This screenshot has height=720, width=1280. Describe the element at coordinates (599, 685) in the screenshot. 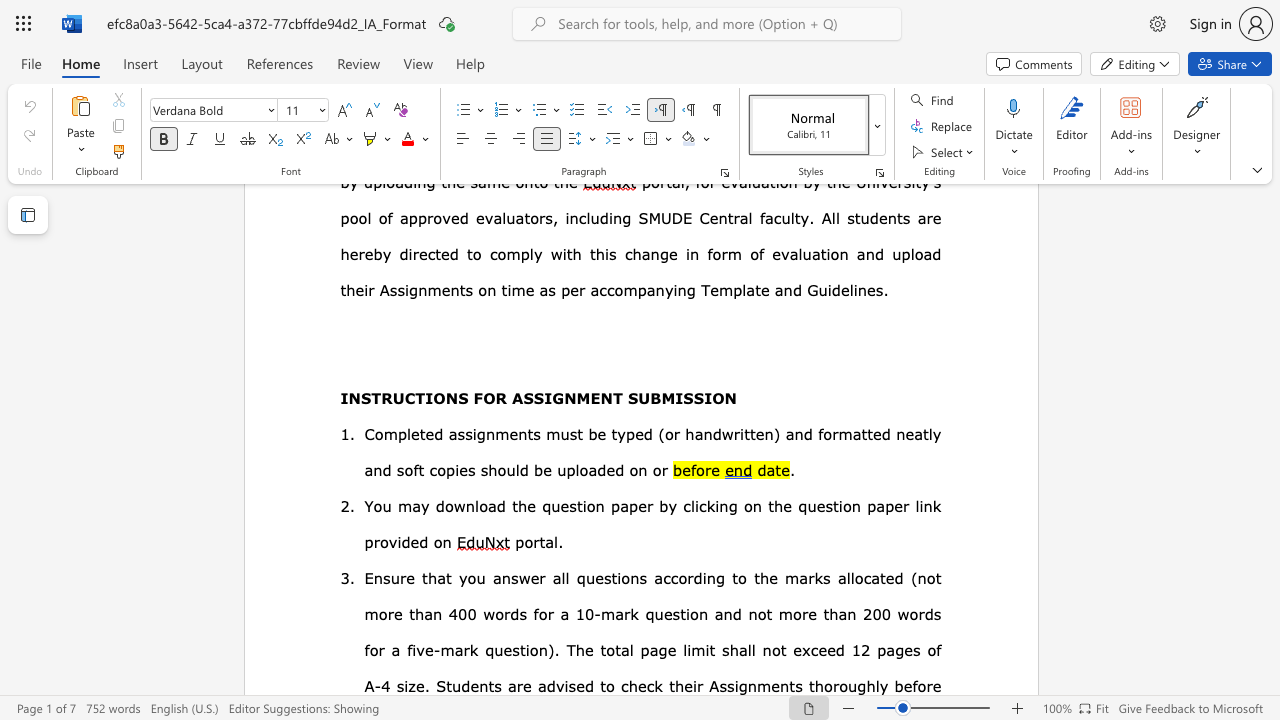

I see `the subset text "to" within the text "advised to check"` at that location.